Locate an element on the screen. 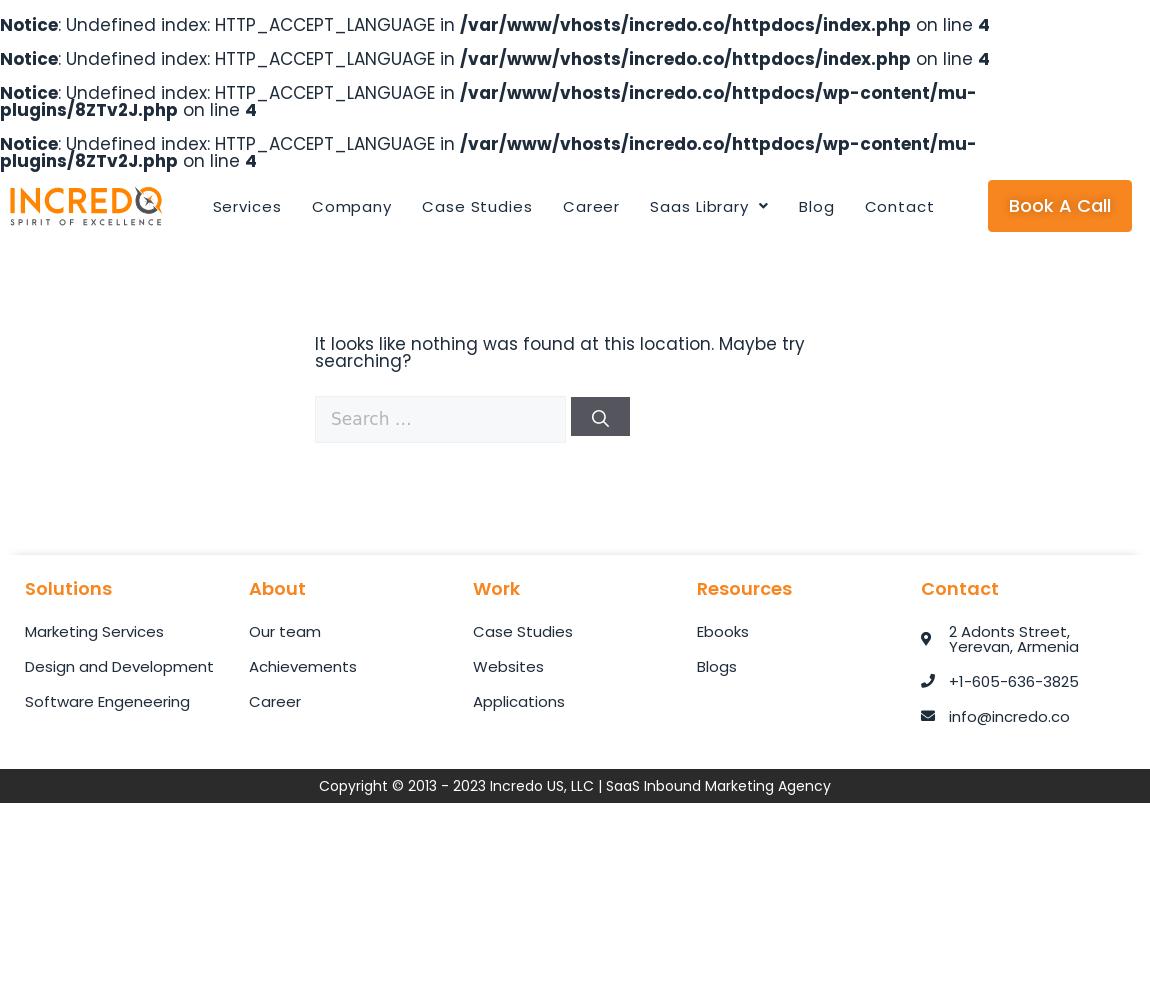 The image size is (1150, 1000). 'SaaS Influencer Marketing' is located at coordinates (668, 304).